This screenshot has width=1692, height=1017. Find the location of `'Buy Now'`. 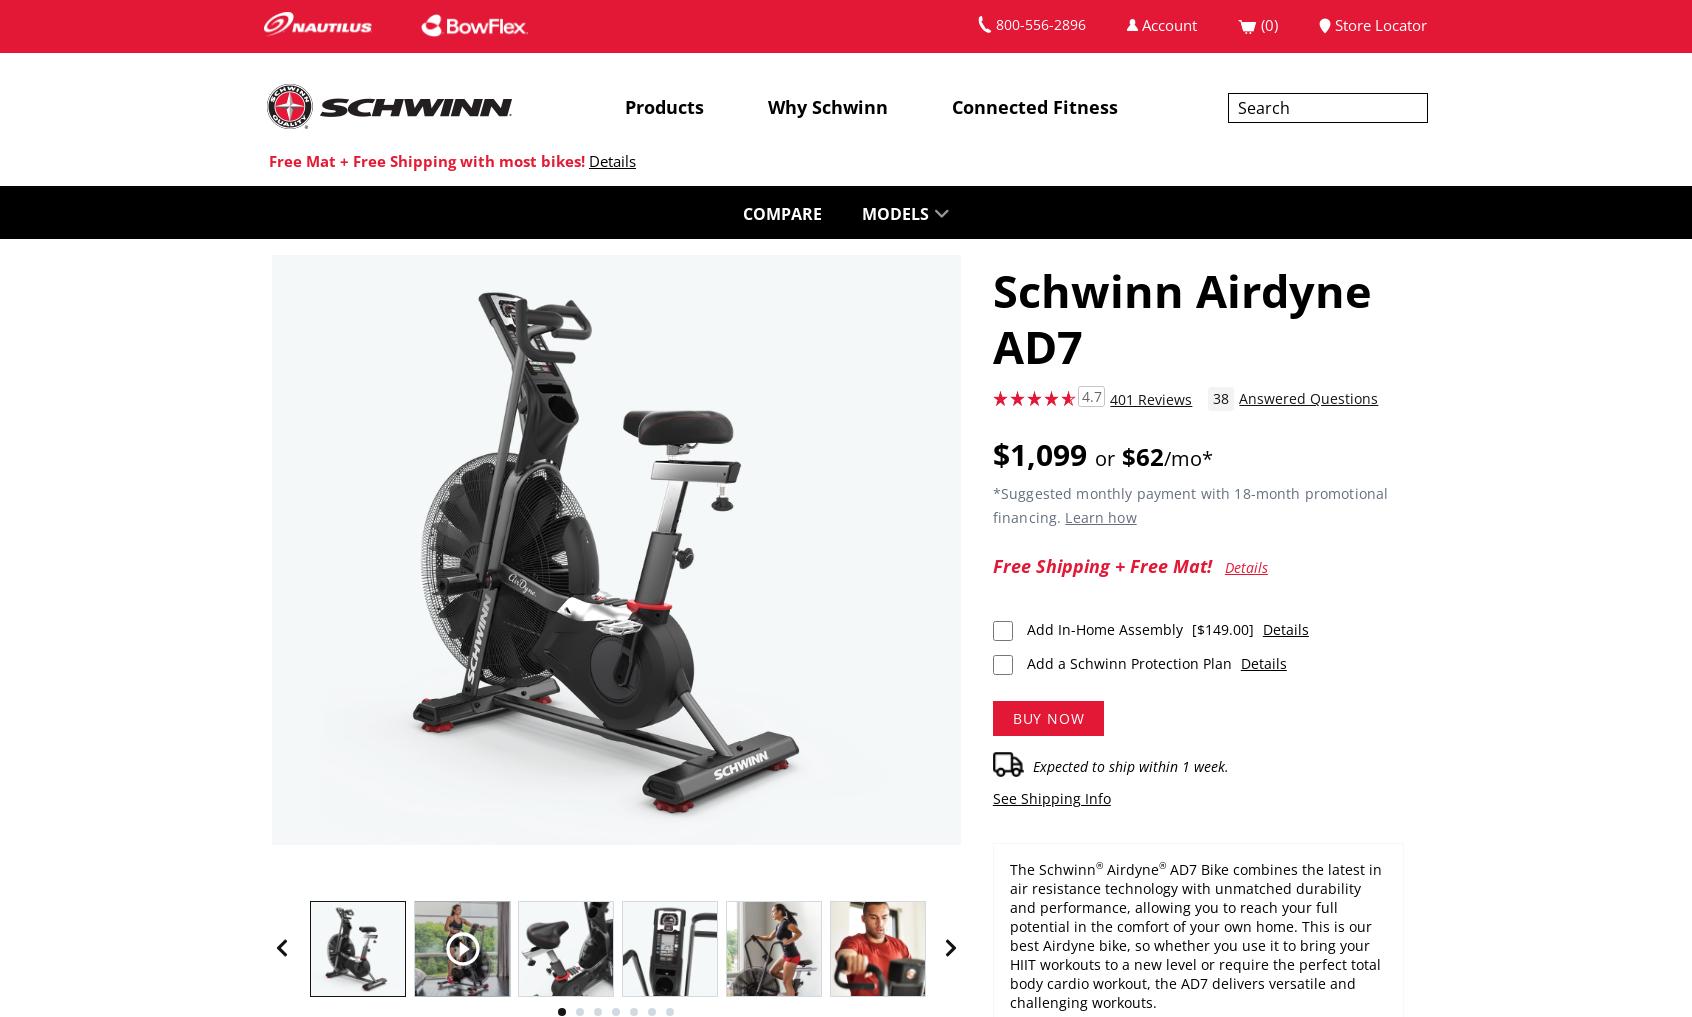

'Buy Now' is located at coordinates (1047, 717).